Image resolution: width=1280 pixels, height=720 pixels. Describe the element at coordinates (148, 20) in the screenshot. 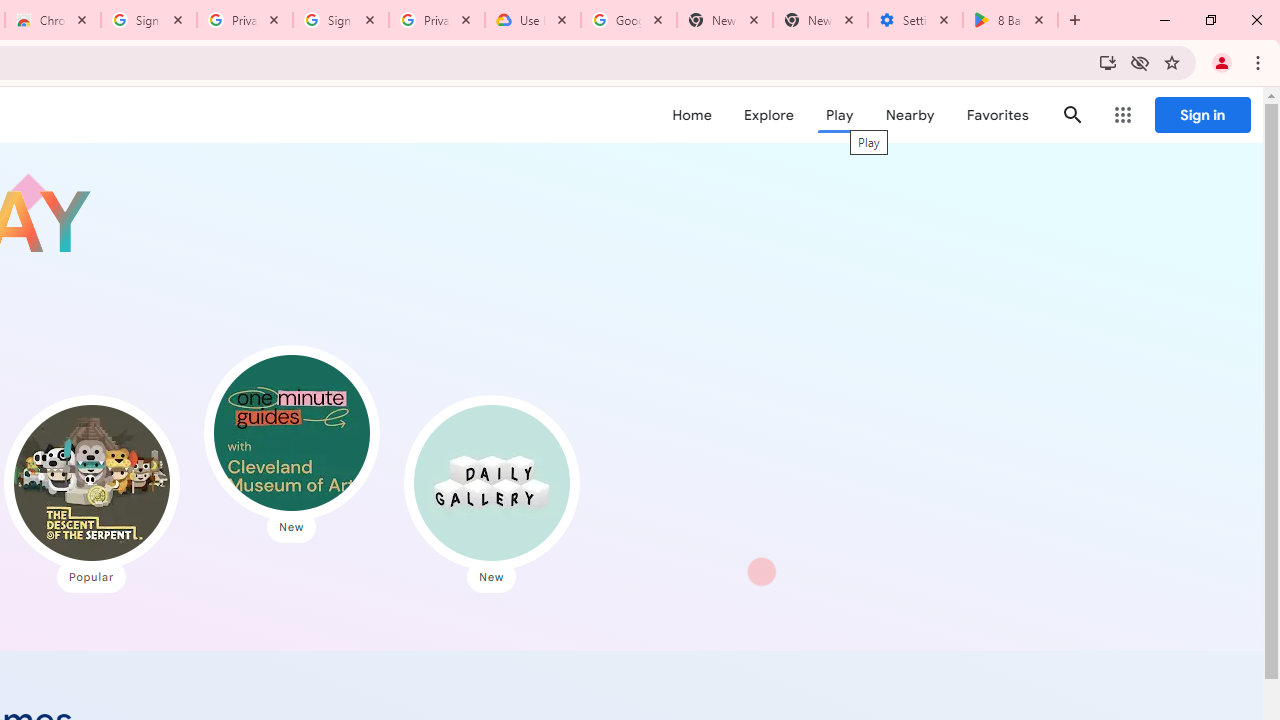

I see `'Sign in - Google Accounts'` at that location.